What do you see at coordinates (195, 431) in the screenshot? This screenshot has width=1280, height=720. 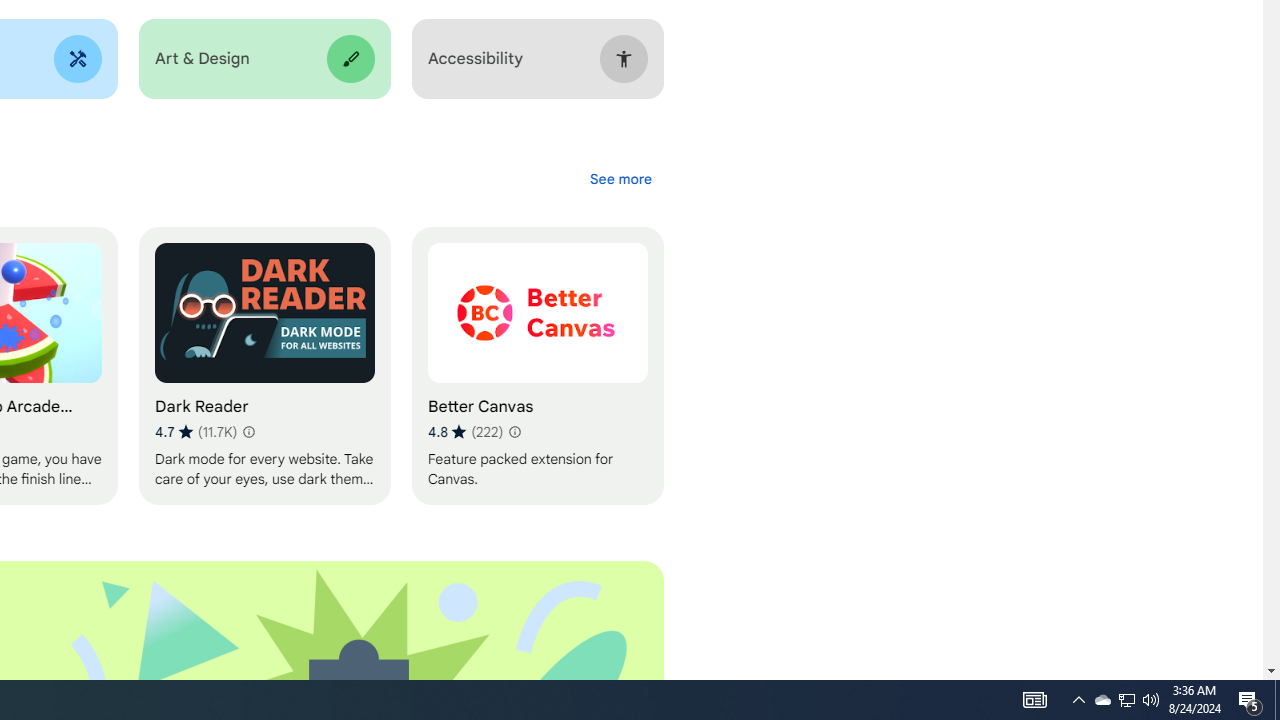 I see `'Average rating 4.7 out of 5 stars. 11.7K ratings.'` at bounding box center [195, 431].